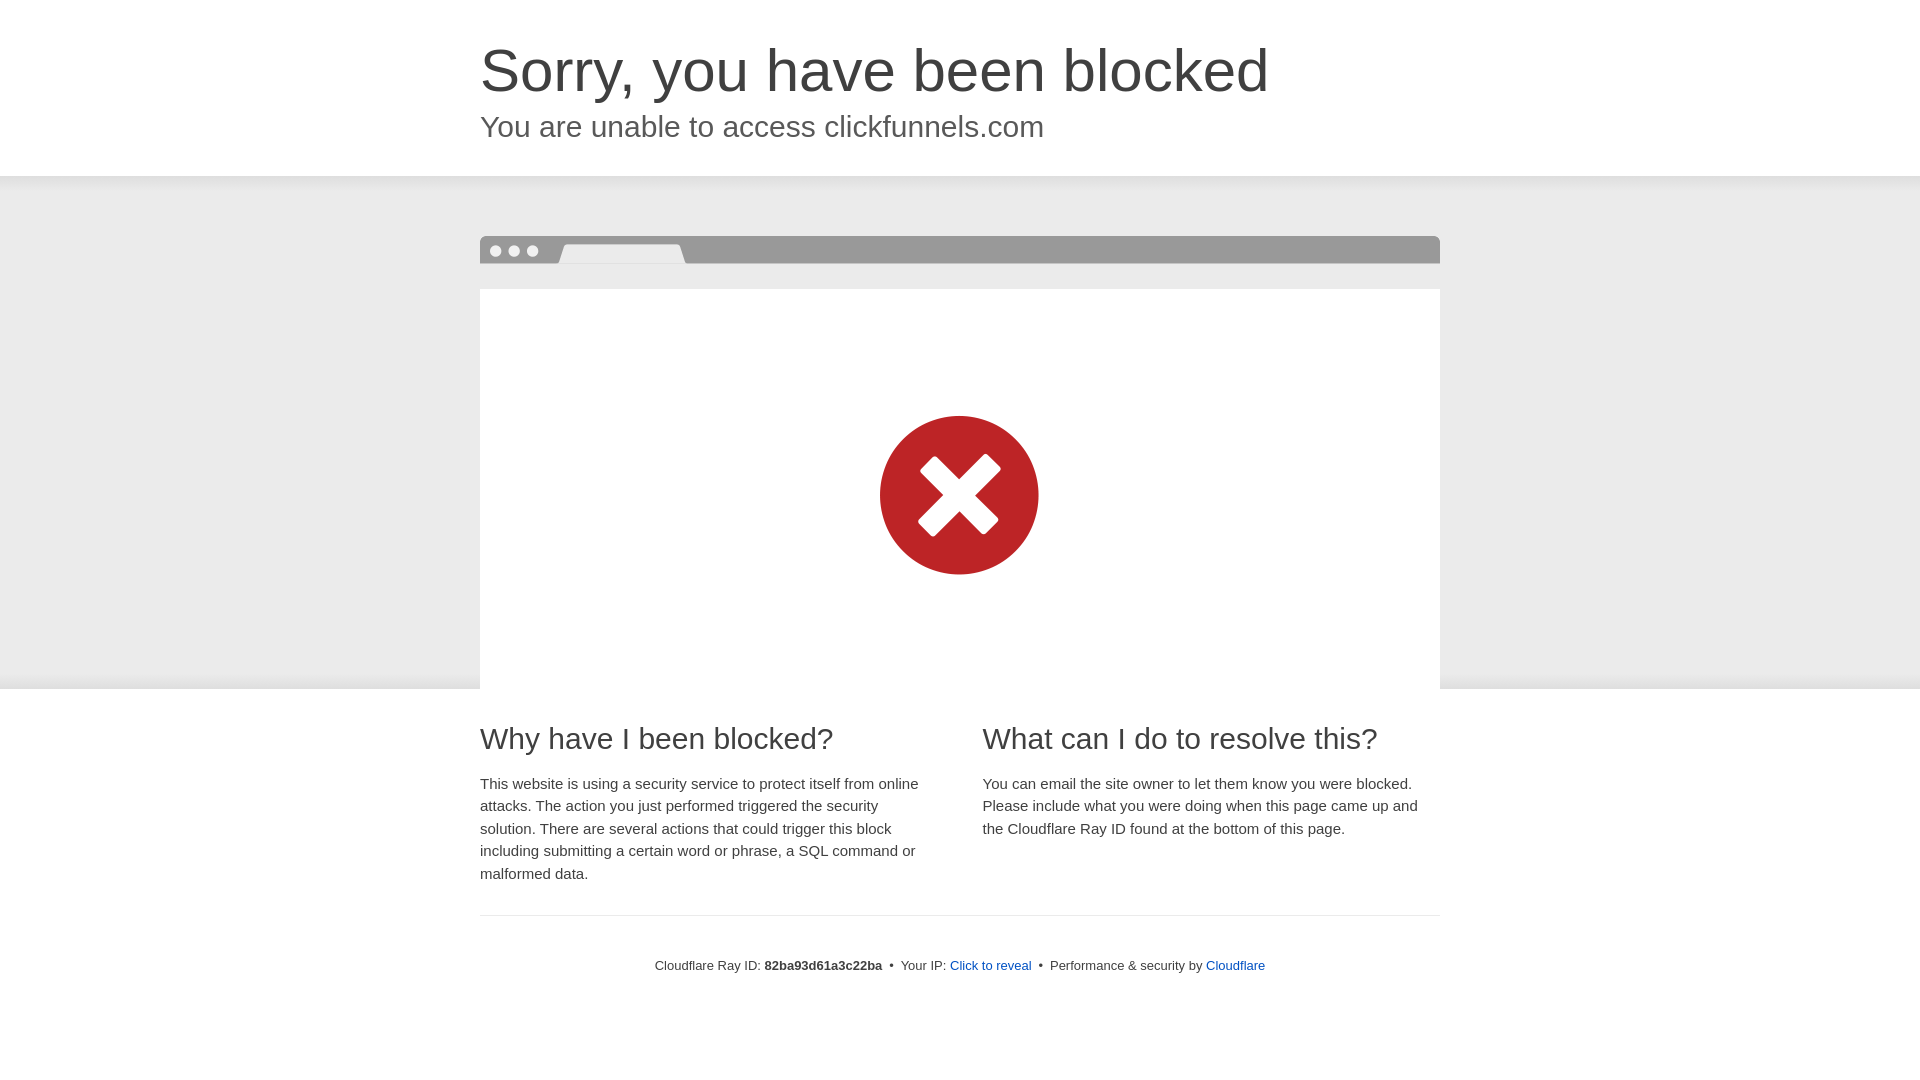 This screenshot has height=1080, width=1920. What do you see at coordinates (990, 964) in the screenshot?
I see `'Click to reveal'` at bounding box center [990, 964].